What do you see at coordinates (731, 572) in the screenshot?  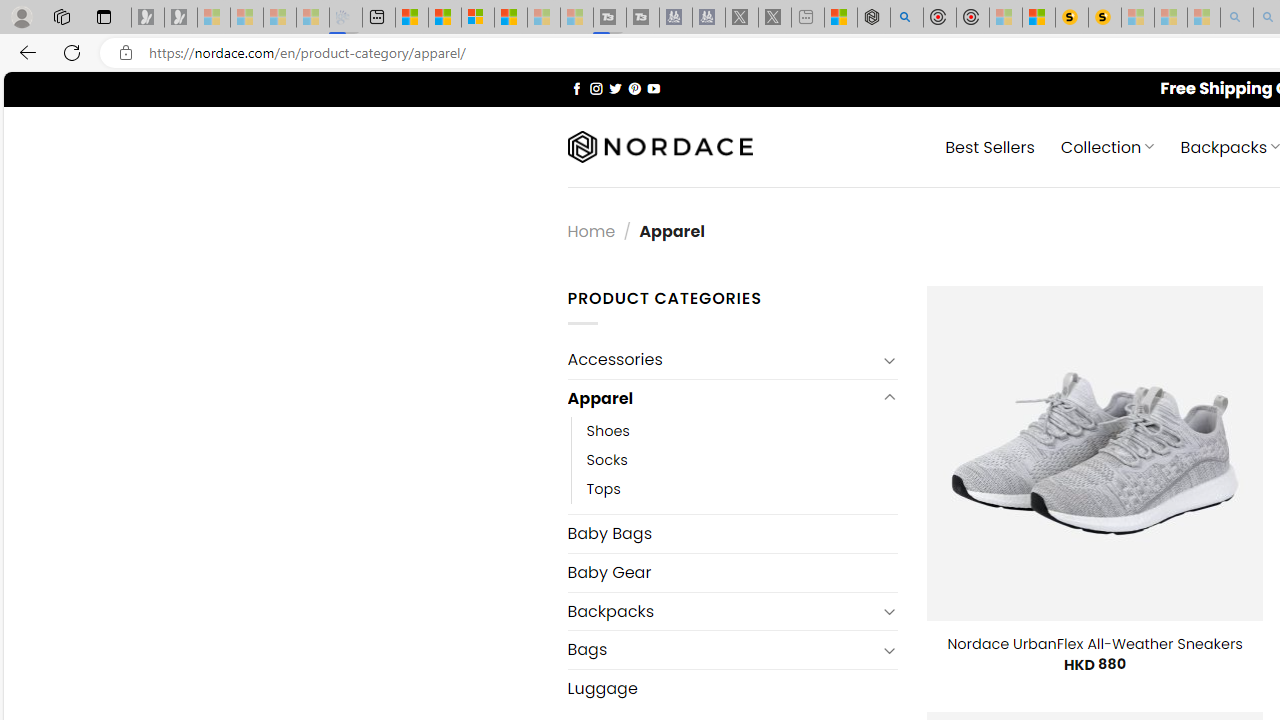 I see `'Baby Gear'` at bounding box center [731, 572].